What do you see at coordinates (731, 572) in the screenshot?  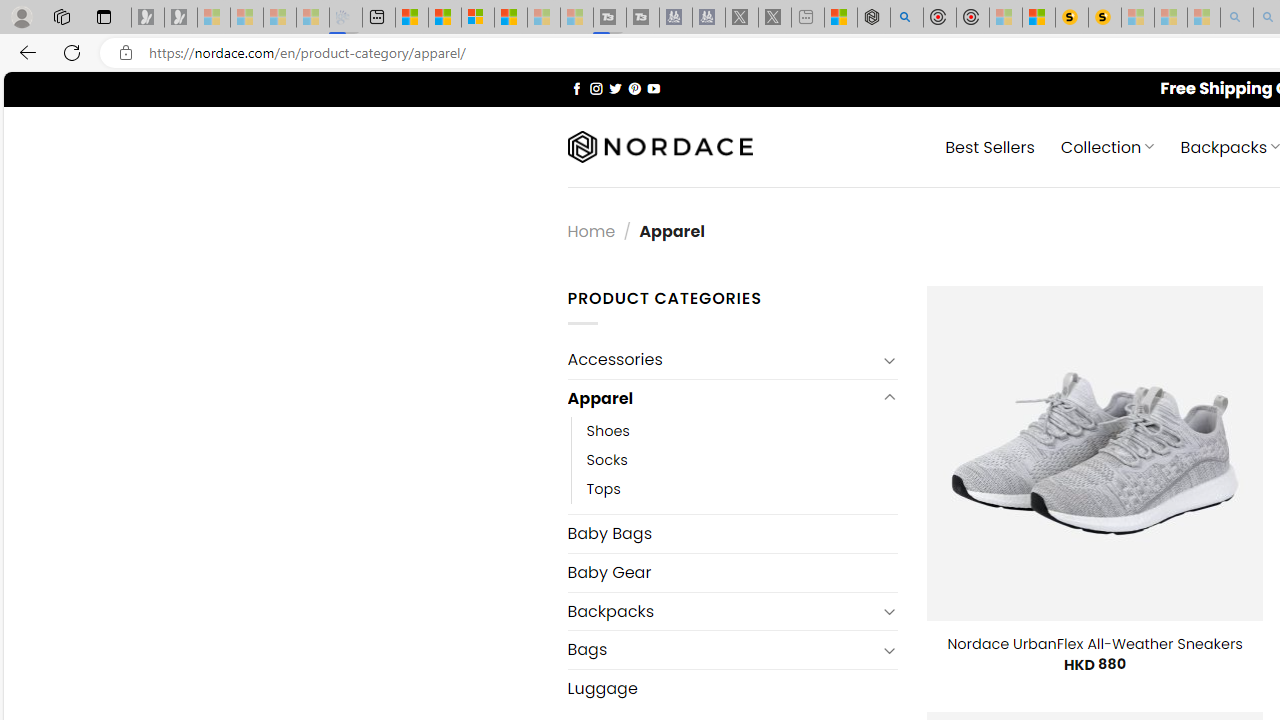 I see `'Baby Gear'` at bounding box center [731, 572].